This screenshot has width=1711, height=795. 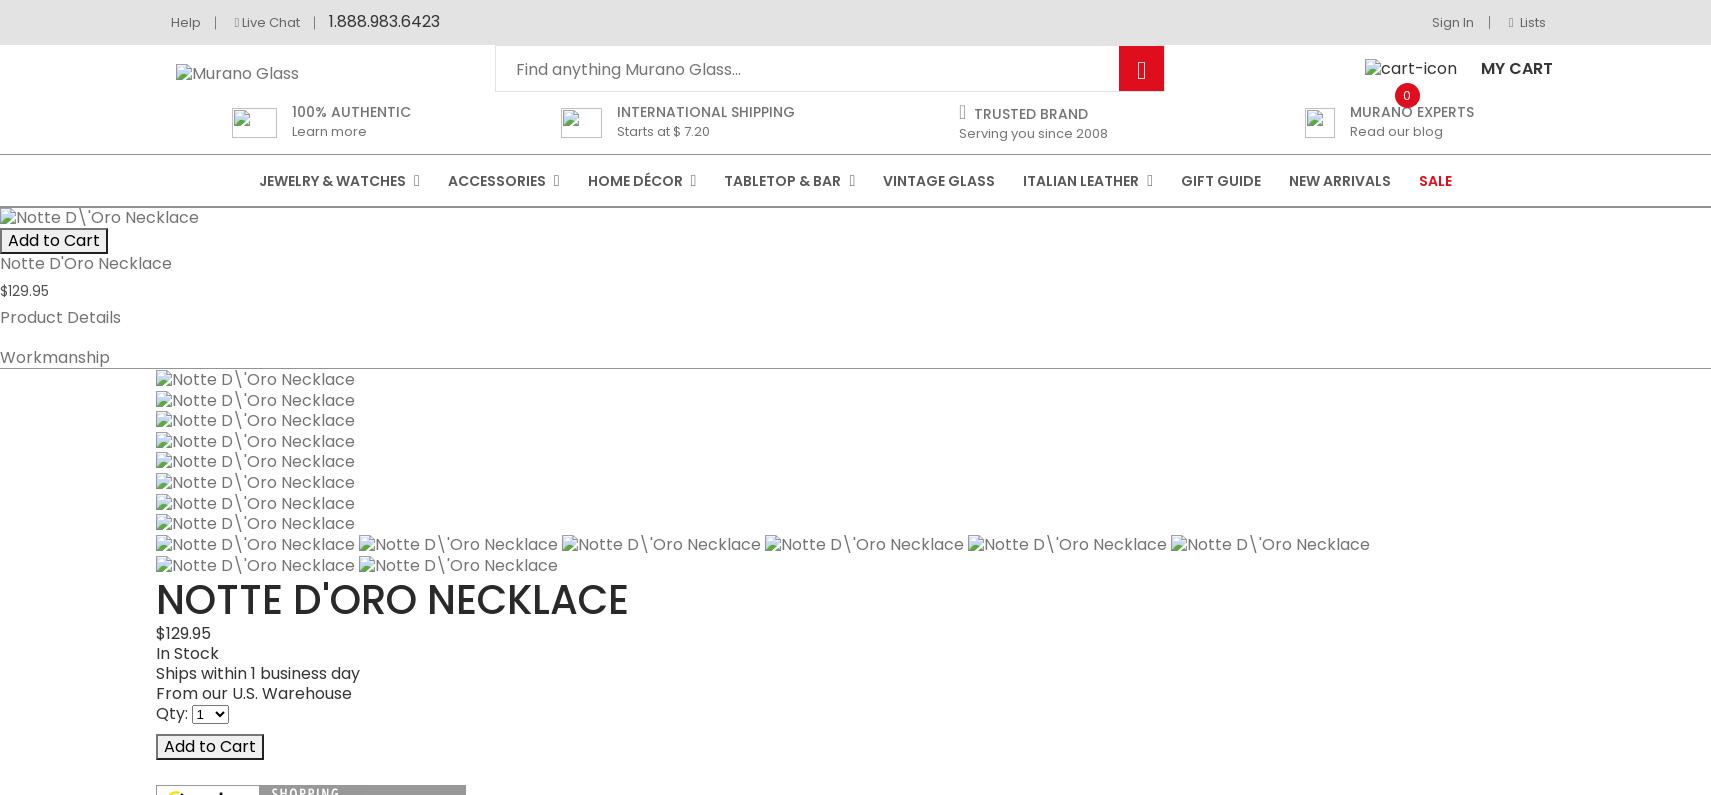 I want to click on 'This gorgeous Venetian necklace in a classic color palette of black and gold combines contemporary design with artistic value of famous Murano glass tradition. The necklace showcases the best of Murano glass-making with beautiful rich colors, artistic shapes and 24K gold leaf technique. This necklace is hand-made on Murano by the glass masters who have been perfecting their skills for generations. It is a must-have for any woman who values elegance, contemporary fashion and quality Italian workmanship.', so click(x=844, y=652).